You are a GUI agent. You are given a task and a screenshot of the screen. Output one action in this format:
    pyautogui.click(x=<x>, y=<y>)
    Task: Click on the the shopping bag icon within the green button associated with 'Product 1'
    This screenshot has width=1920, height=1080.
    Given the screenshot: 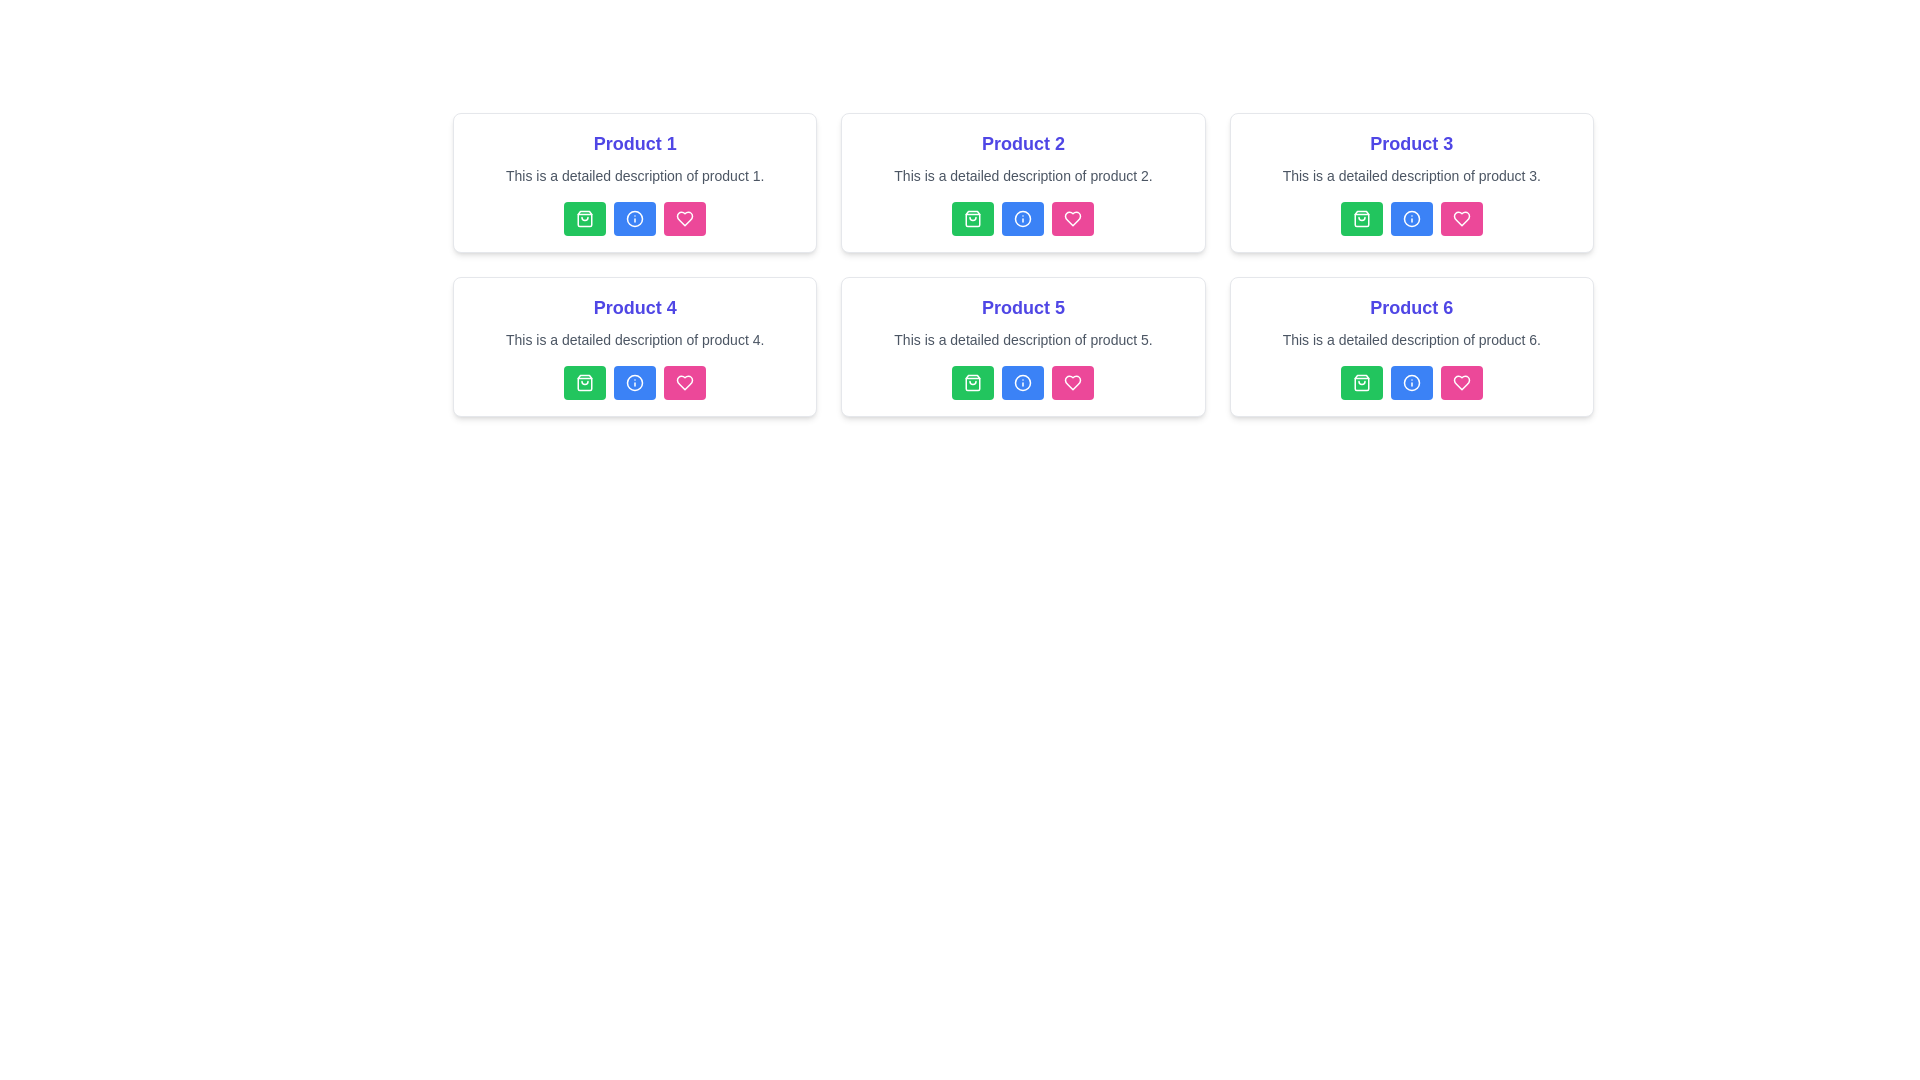 What is the action you would take?
    pyautogui.click(x=584, y=219)
    